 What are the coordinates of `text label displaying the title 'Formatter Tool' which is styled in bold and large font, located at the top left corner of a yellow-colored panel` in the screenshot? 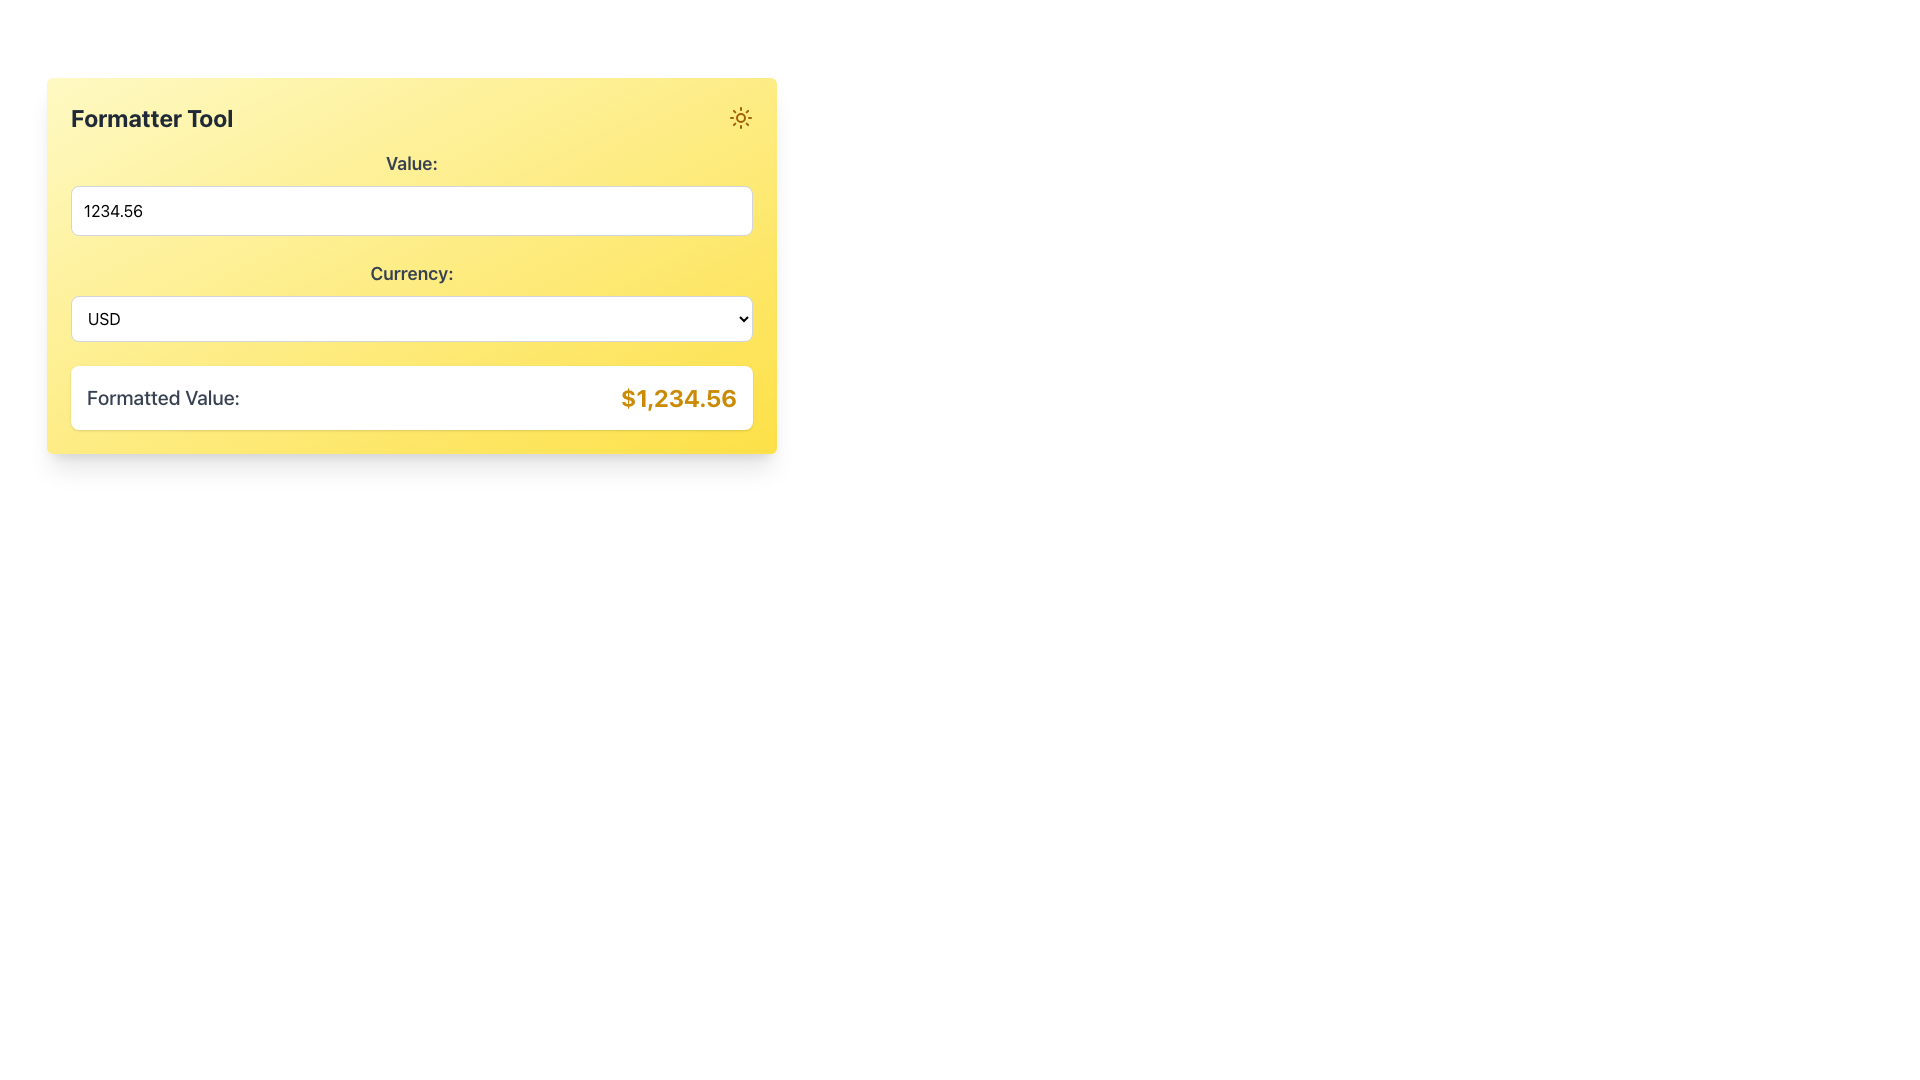 It's located at (151, 118).